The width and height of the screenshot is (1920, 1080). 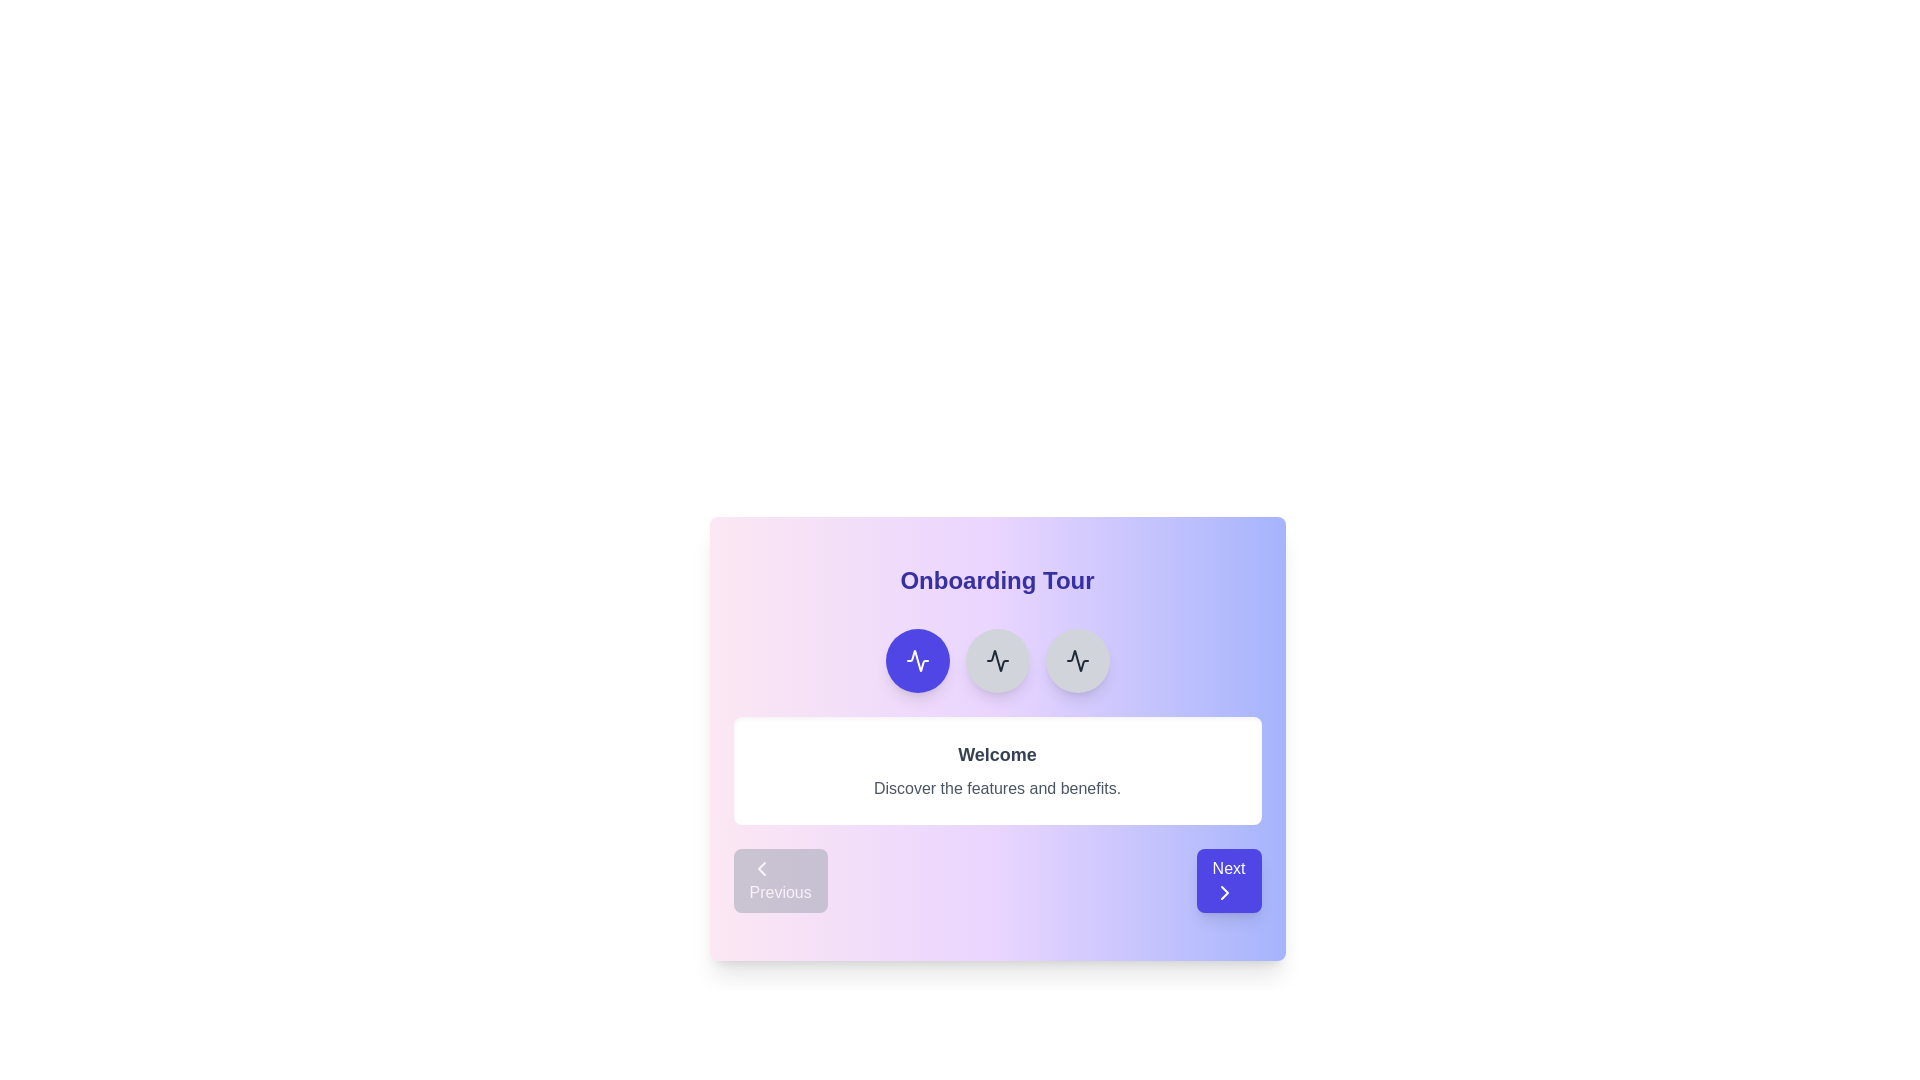 I want to click on the chevron icon located inside the 'Next' button at the bottom right of the onboarding card interface, which indicates the transition to the next step, so click(x=1223, y=892).